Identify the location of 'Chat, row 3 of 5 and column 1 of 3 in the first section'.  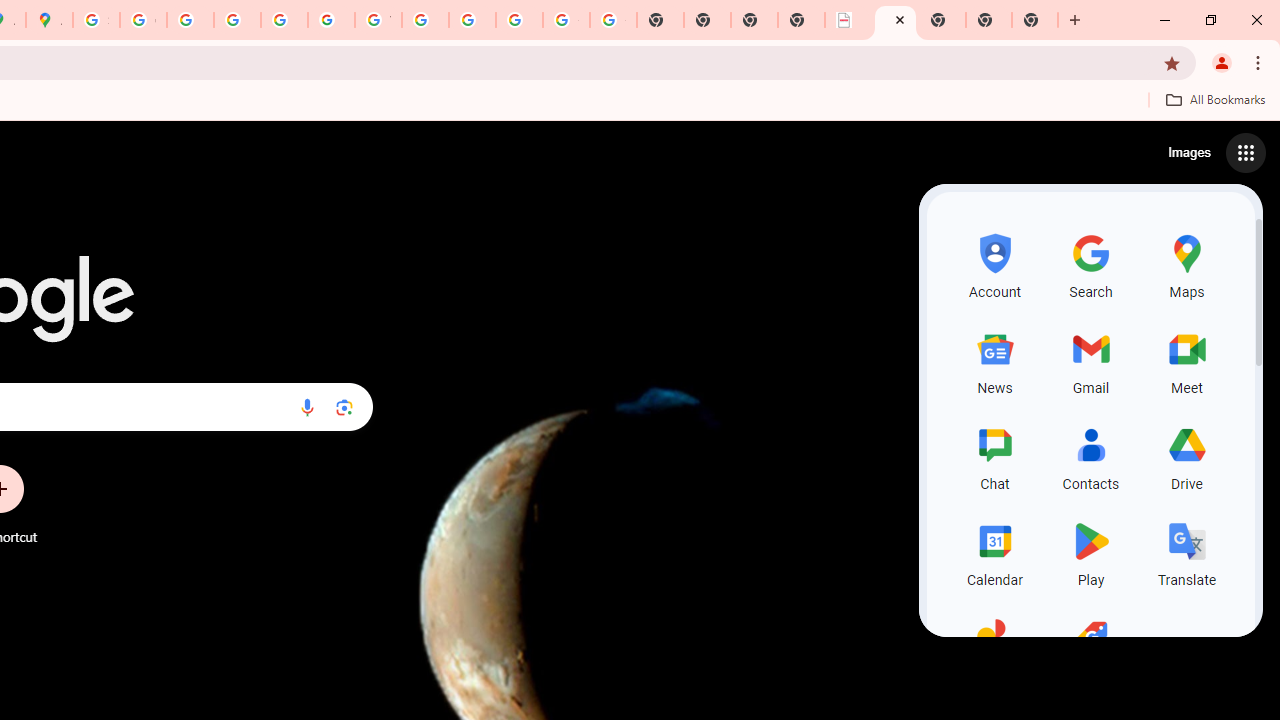
(995, 456).